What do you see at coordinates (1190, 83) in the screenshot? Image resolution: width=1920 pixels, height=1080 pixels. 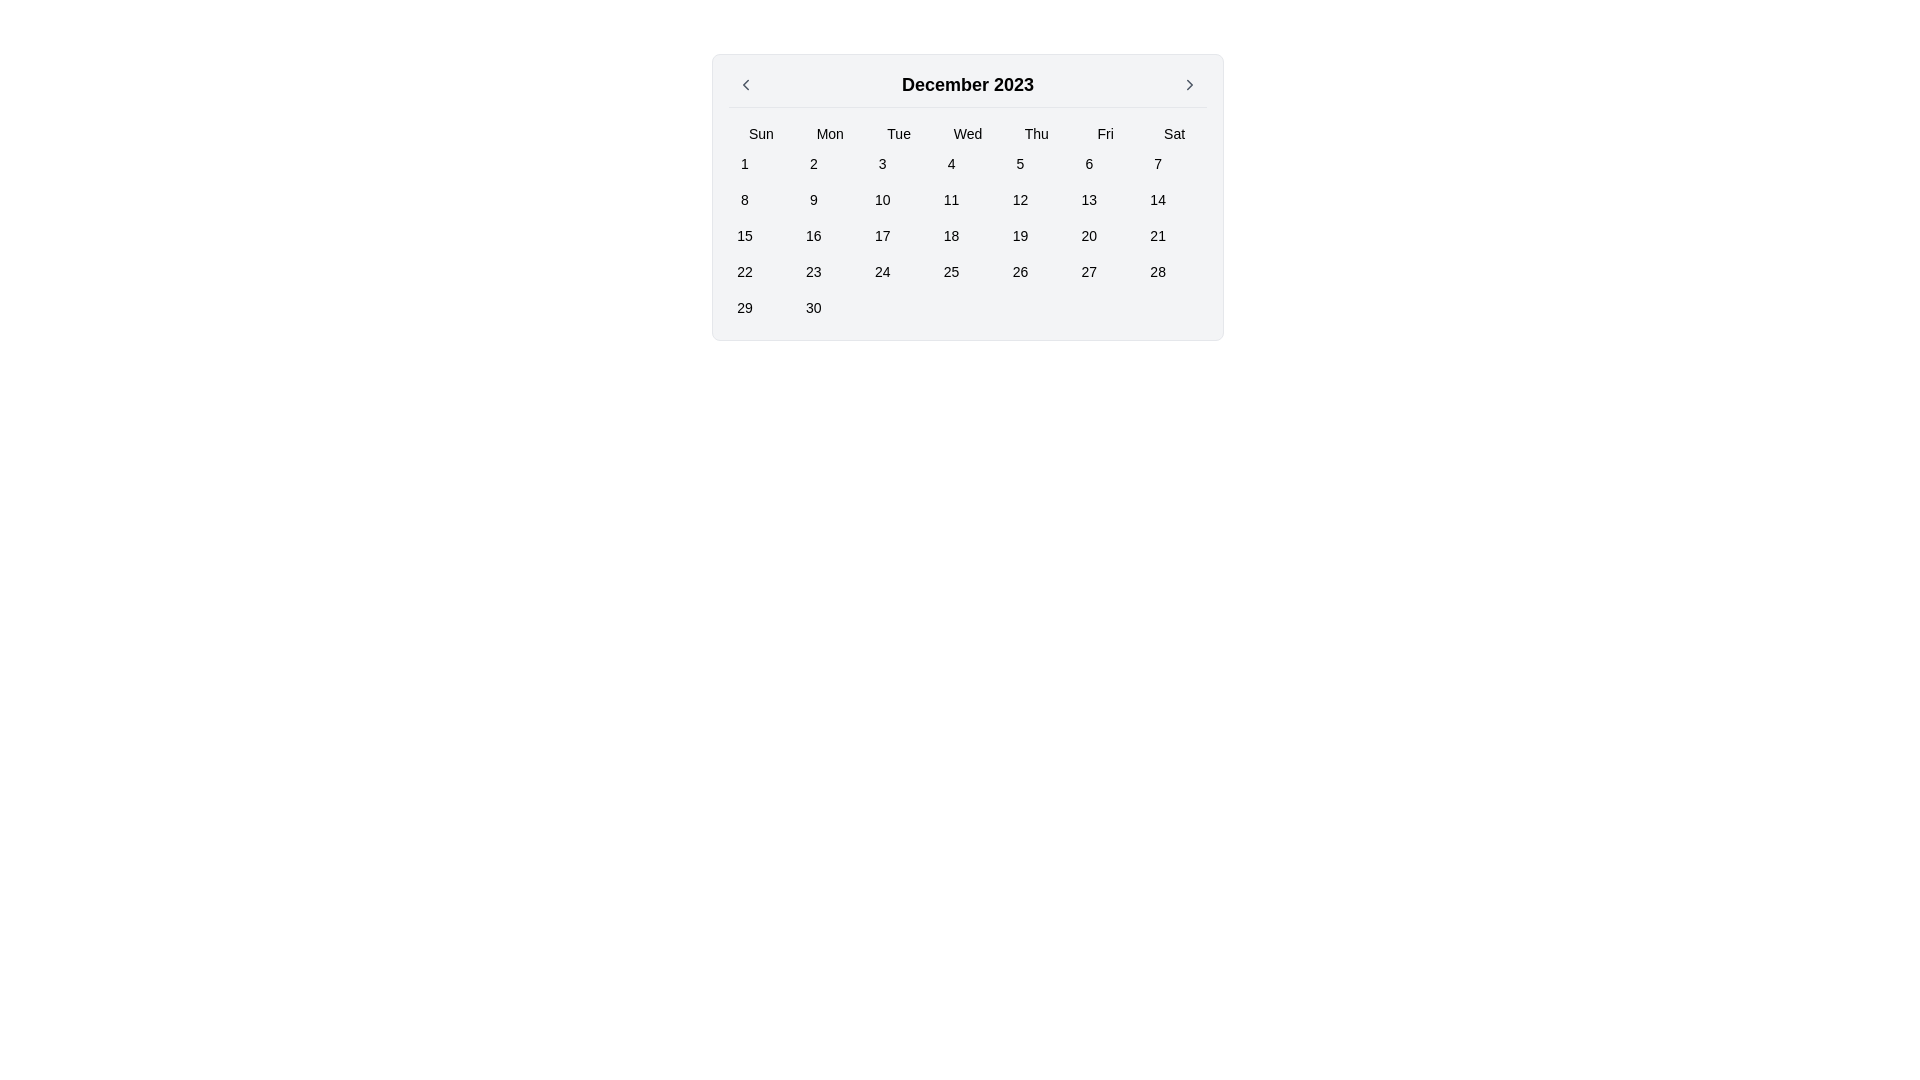 I see `the right-pointing navigation arrow icon adjacent to the heading 'December 2023'` at bounding box center [1190, 83].